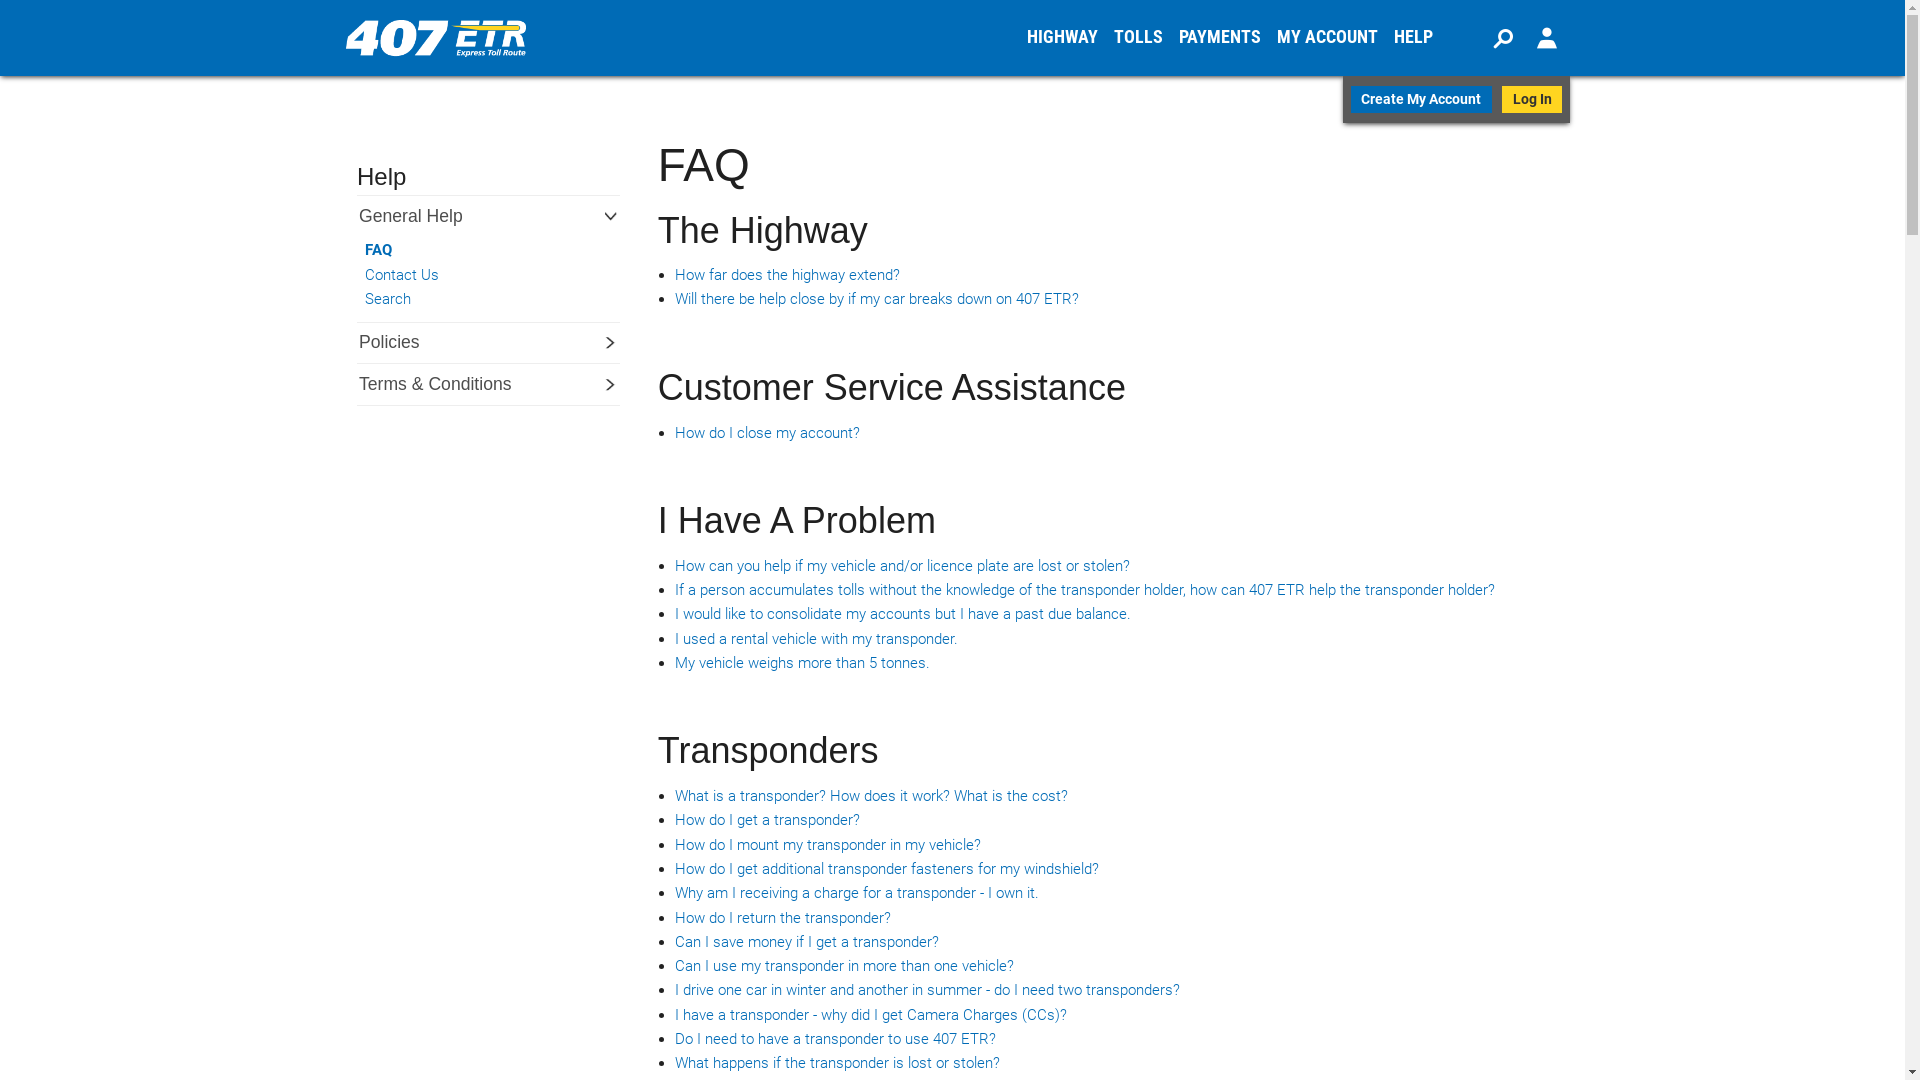 The width and height of the screenshot is (1920, 1080). Describe the element at coordinates (1412, 38) in the screenshot. I see `'HELP'` at that location.